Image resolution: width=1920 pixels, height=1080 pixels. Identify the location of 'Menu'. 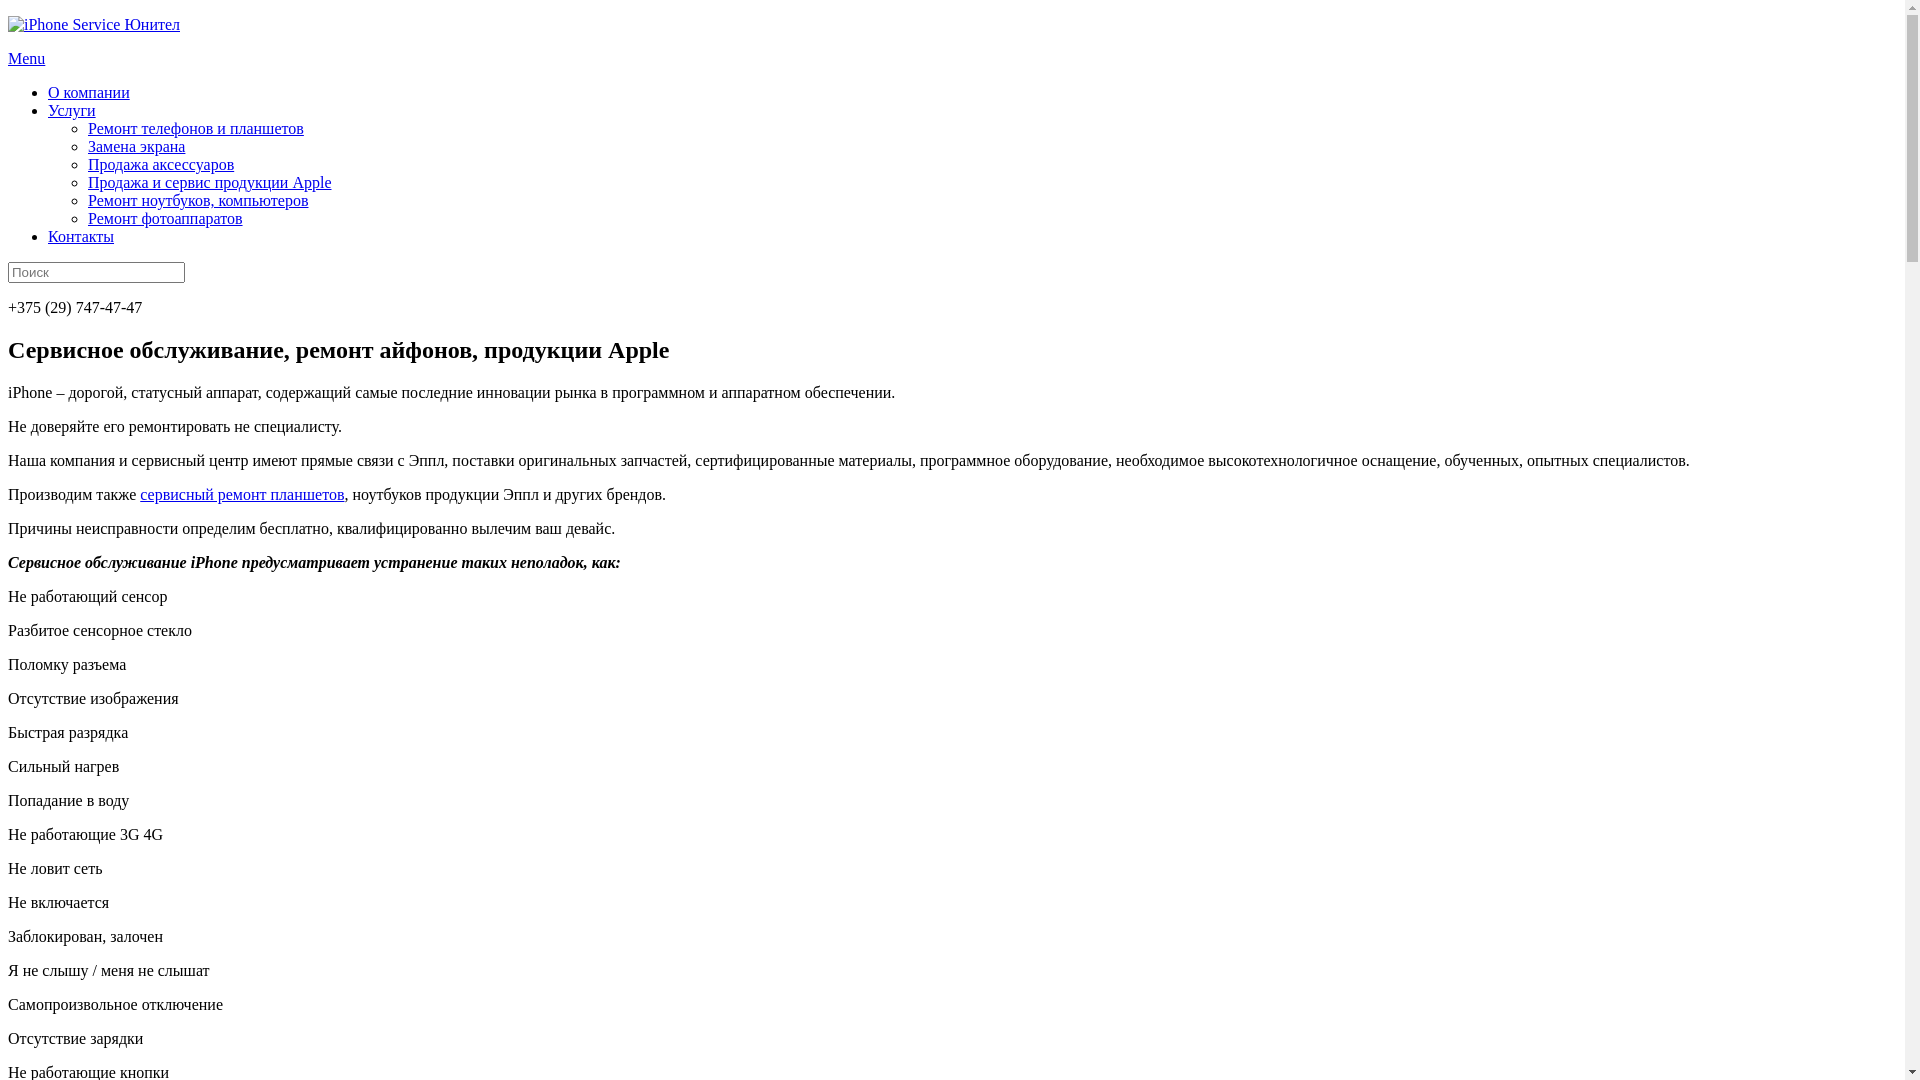
(26, 57).